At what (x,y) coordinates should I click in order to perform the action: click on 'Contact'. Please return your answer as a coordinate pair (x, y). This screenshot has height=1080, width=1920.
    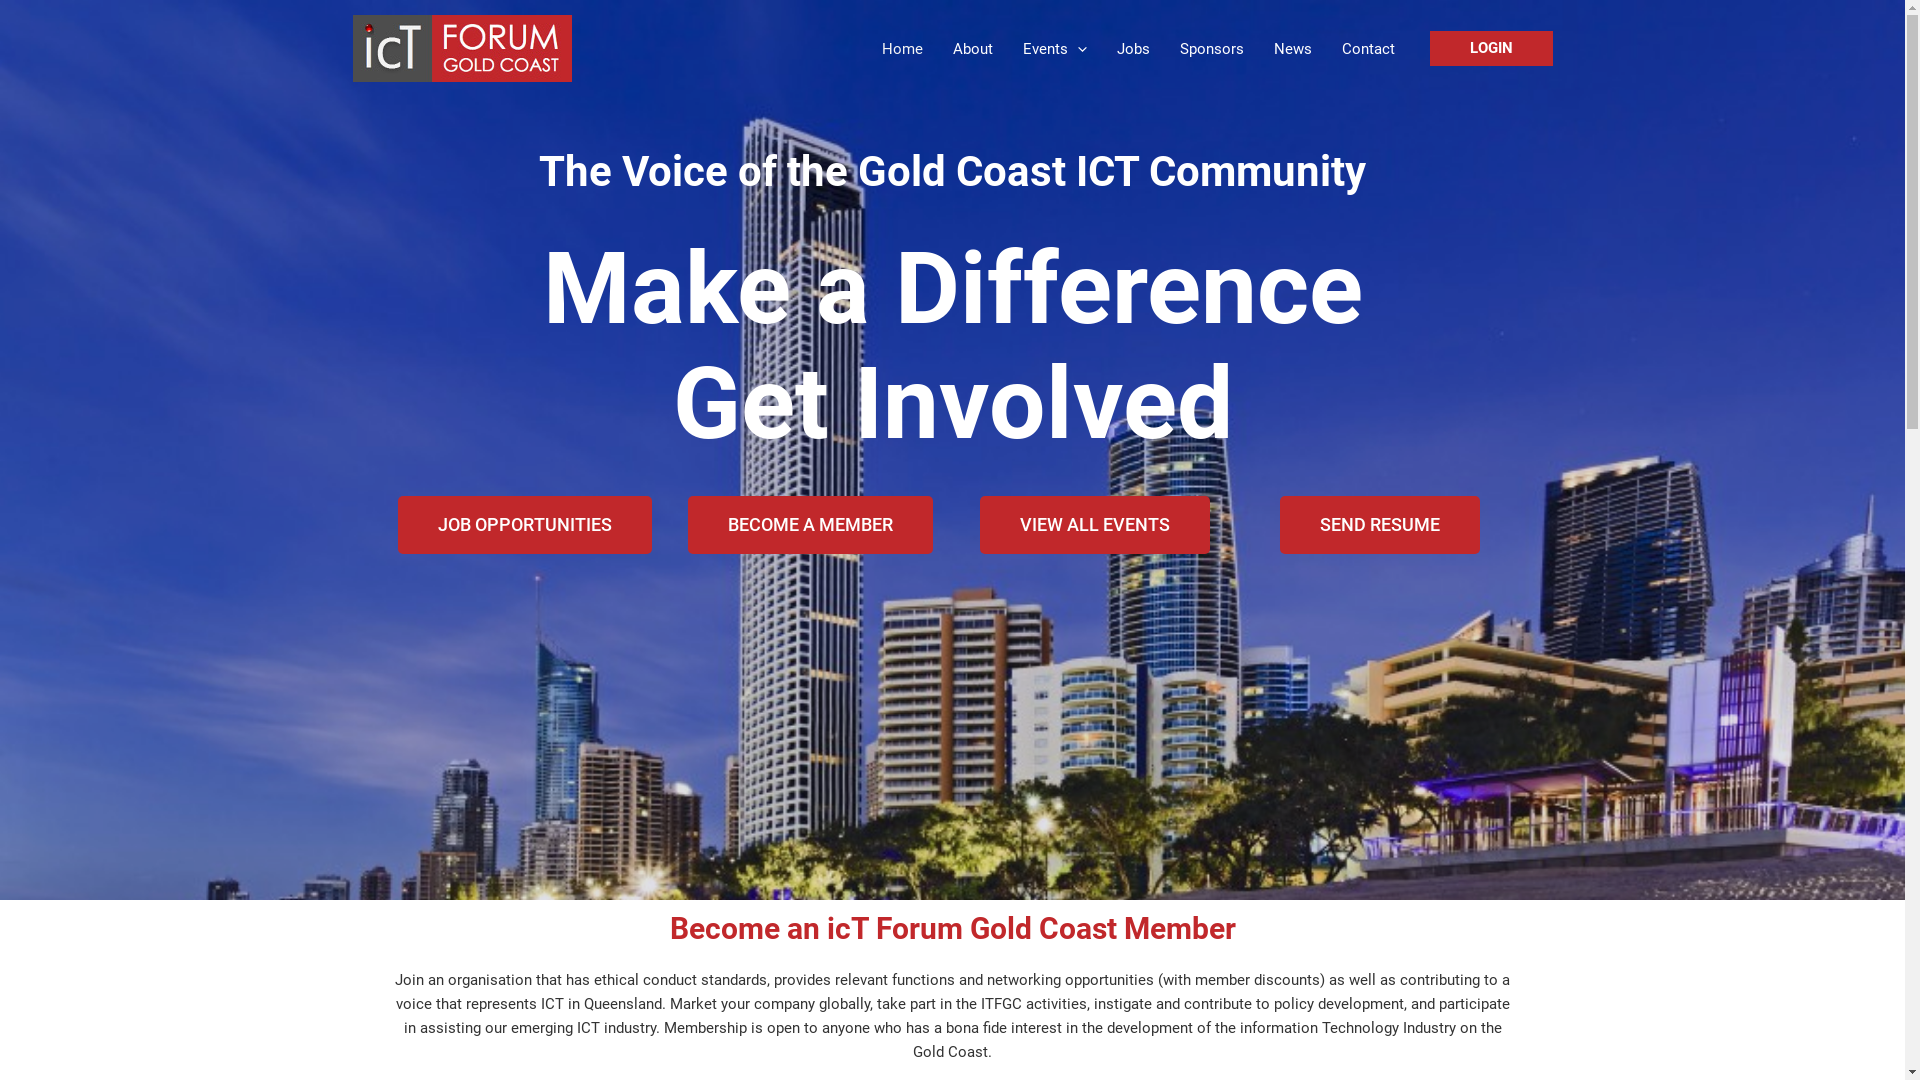
    Looking at the image, I should click on (1366, 48).